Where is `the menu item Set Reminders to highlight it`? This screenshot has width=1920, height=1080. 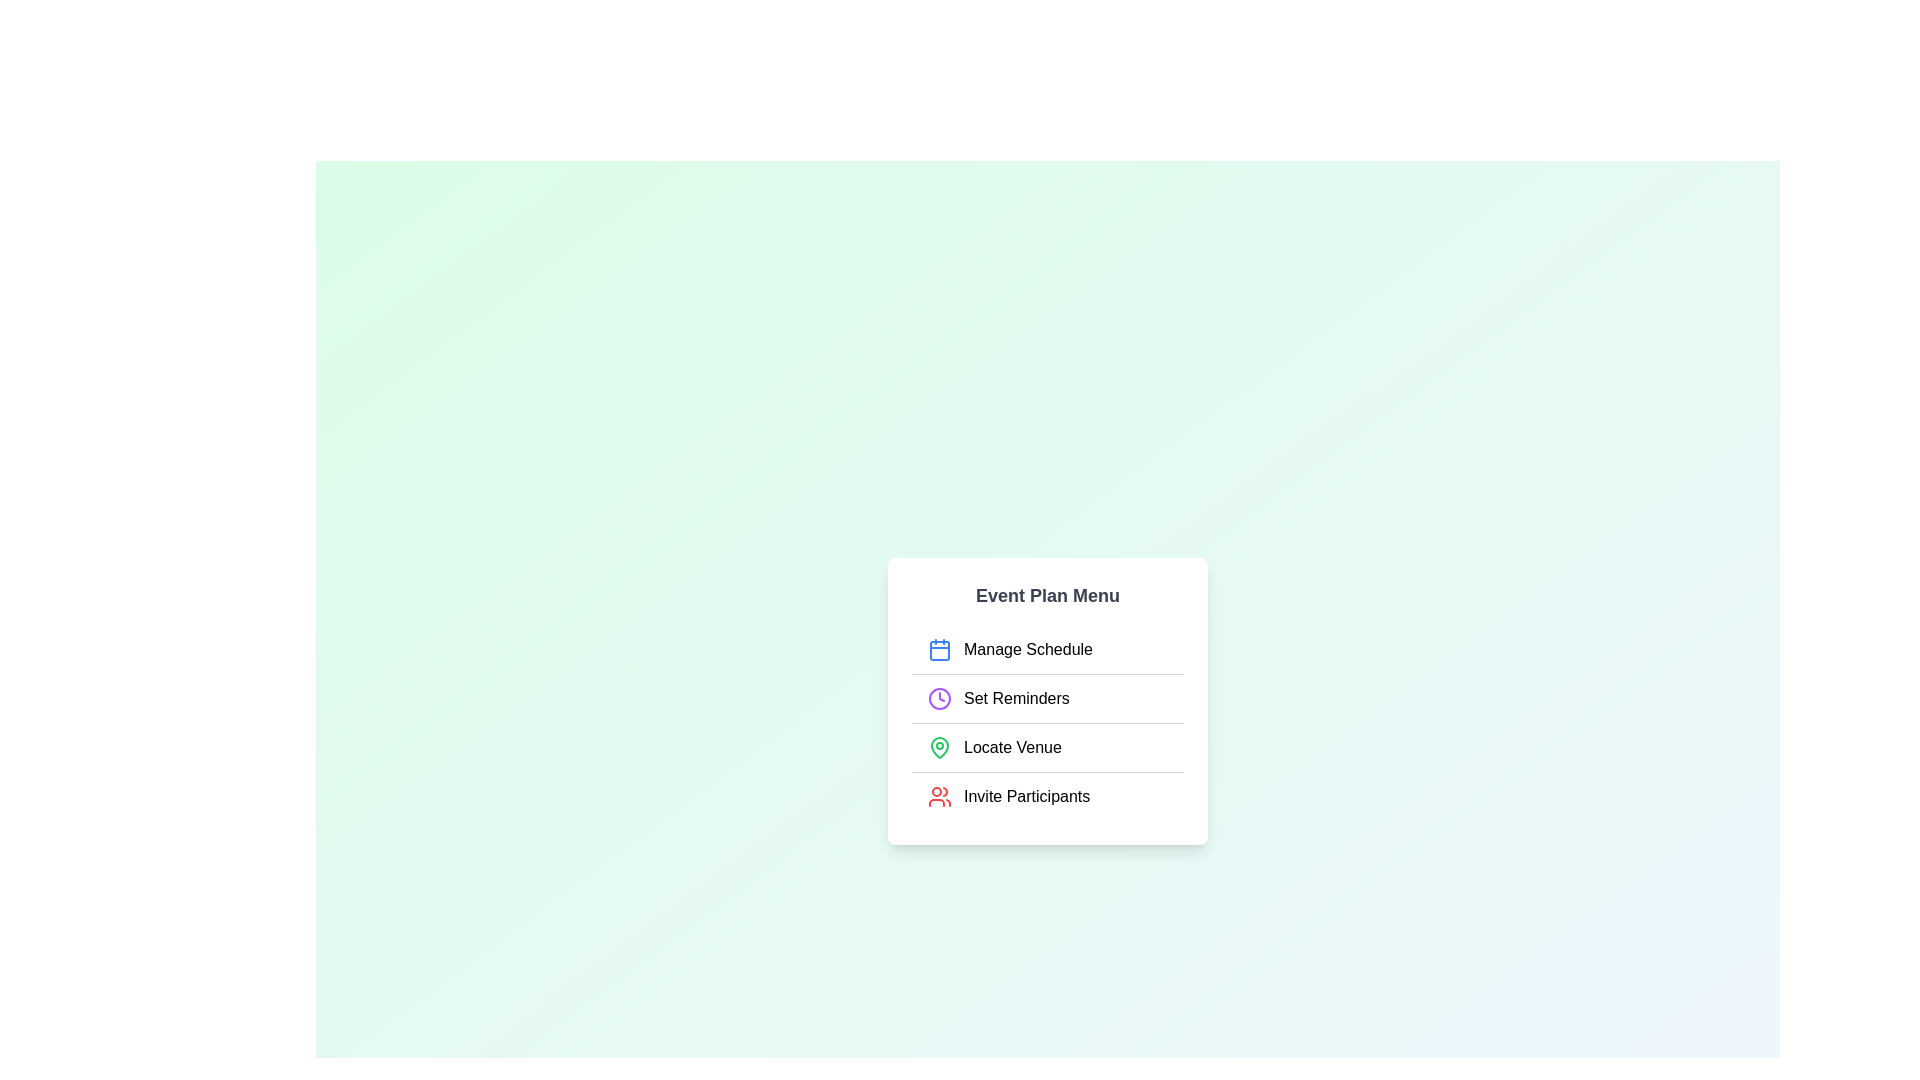
the menu item Set Reminders to highlight it is located at coordinates (1046, 697).